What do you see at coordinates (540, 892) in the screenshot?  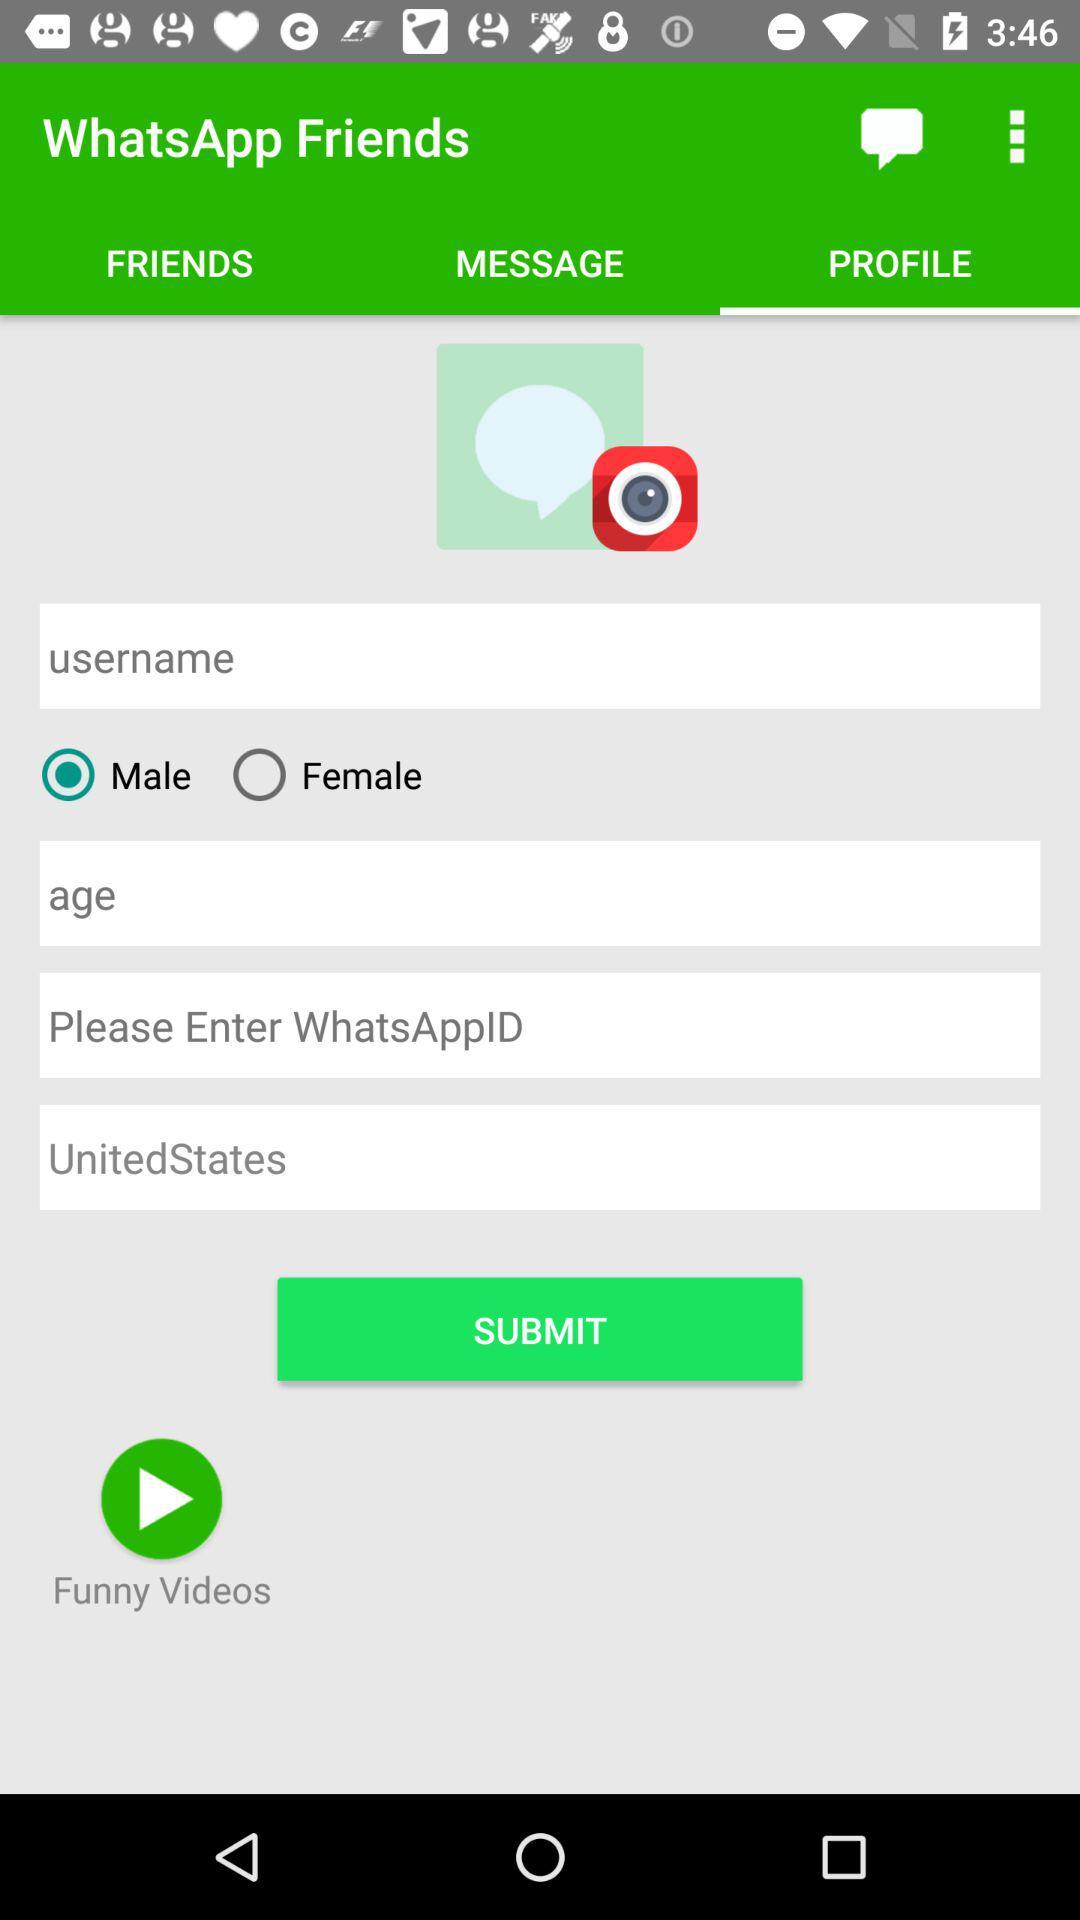 I see `age` at bounding box center [540, 892].